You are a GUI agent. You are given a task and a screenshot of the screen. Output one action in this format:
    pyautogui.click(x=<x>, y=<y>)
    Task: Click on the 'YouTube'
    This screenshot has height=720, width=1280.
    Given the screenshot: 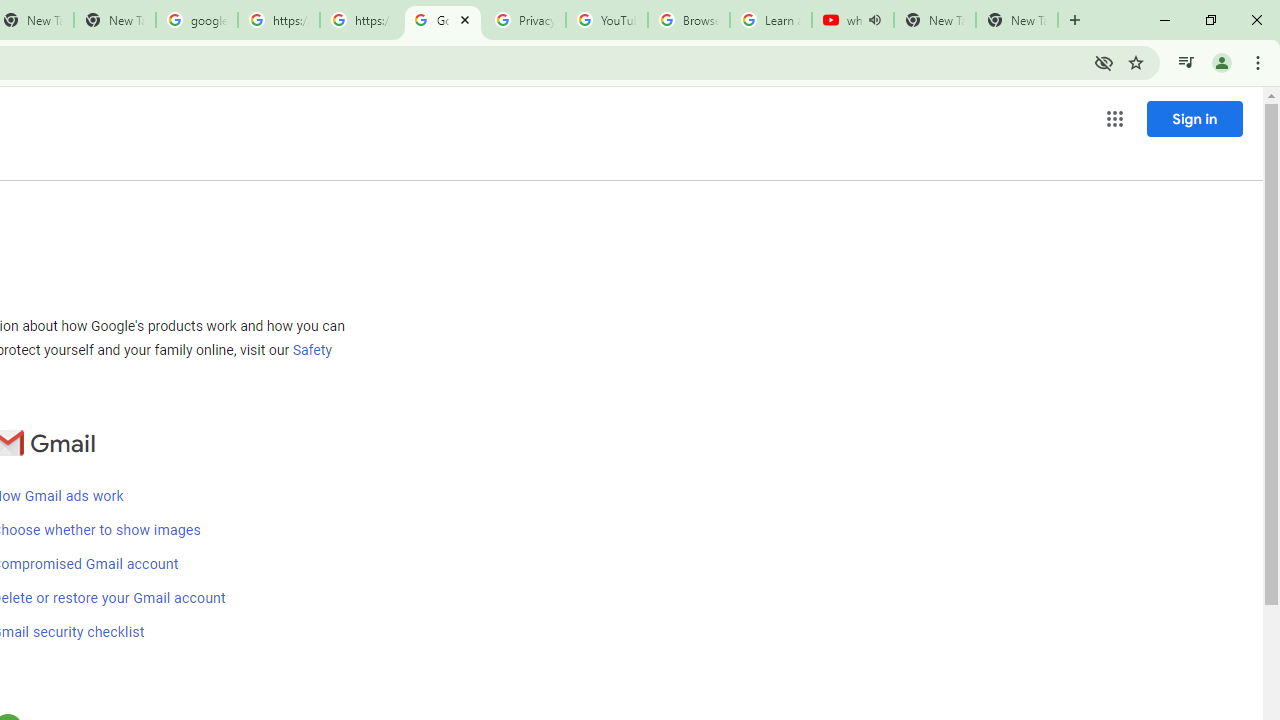 What is the action you would take?
    pyautogui.click(x=605, y=20)
    